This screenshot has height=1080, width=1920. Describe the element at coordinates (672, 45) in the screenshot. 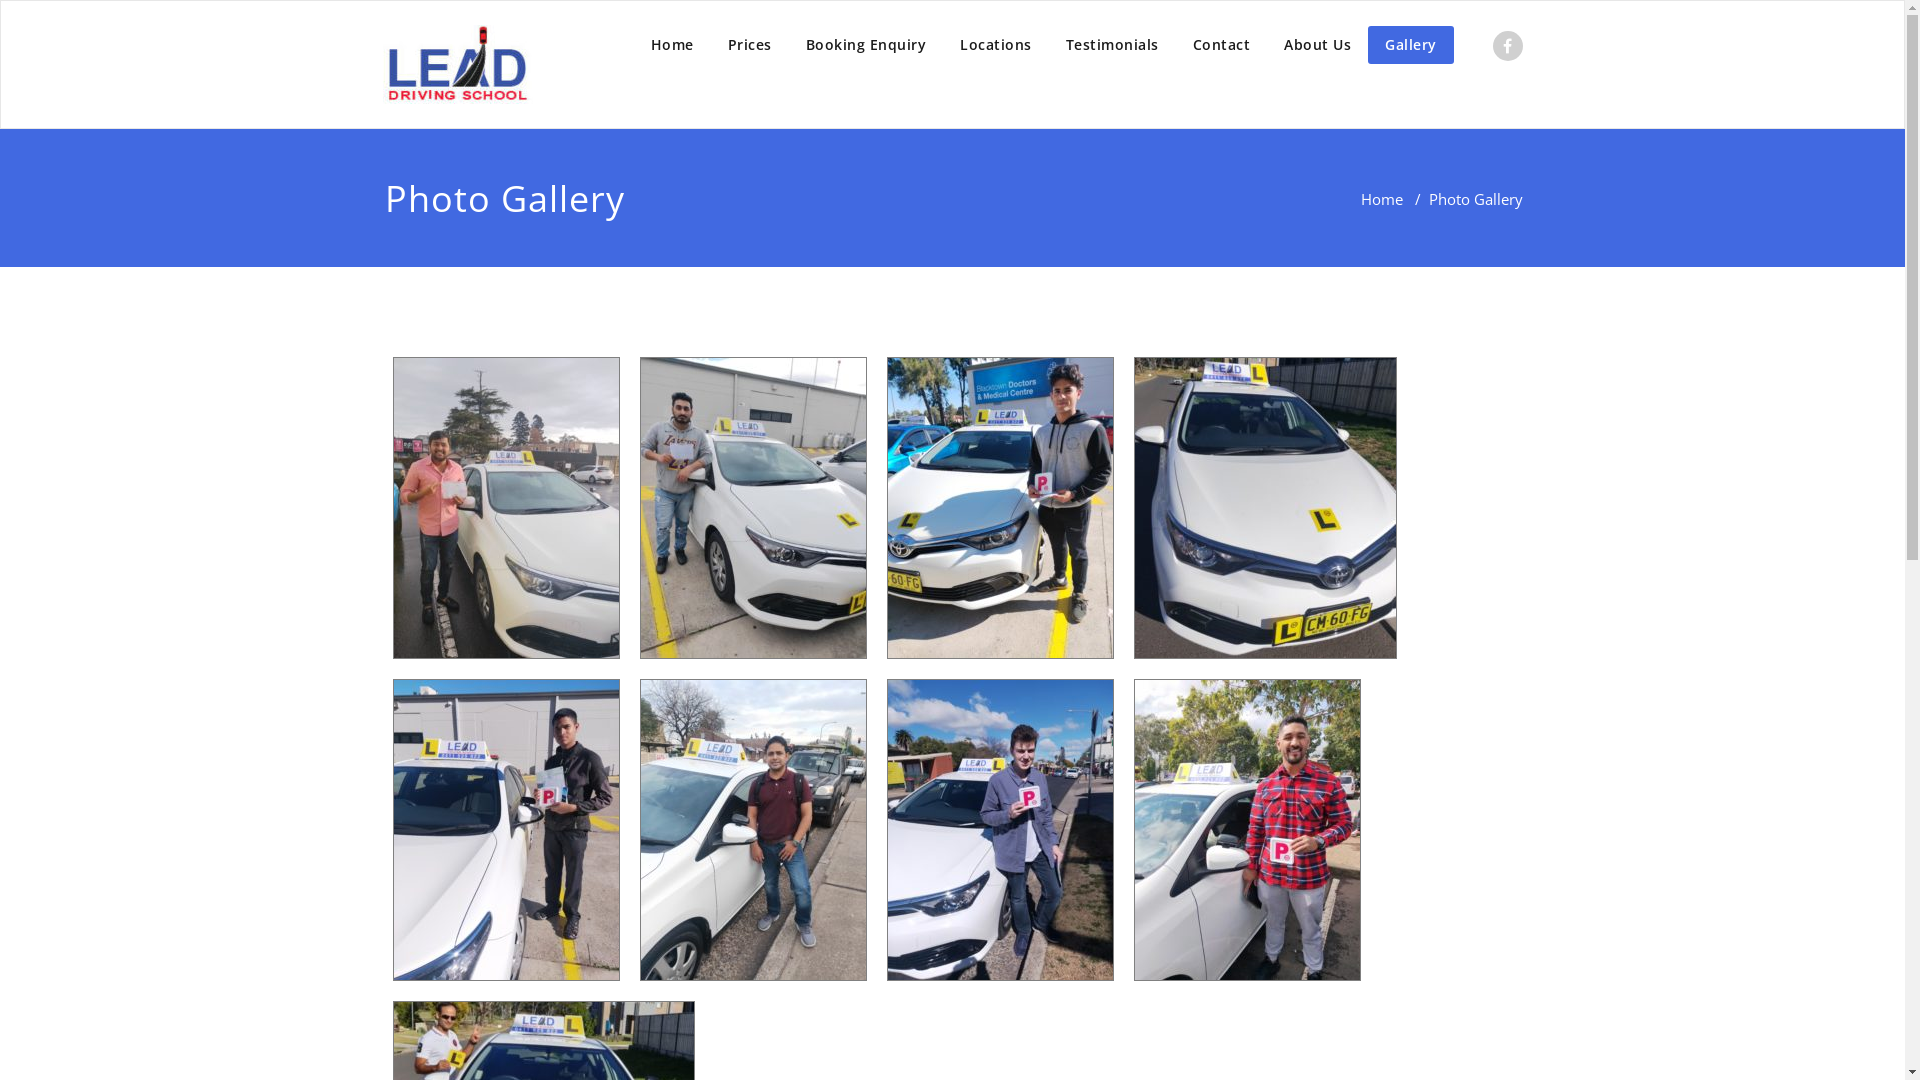

I see `'Home'` at that location.